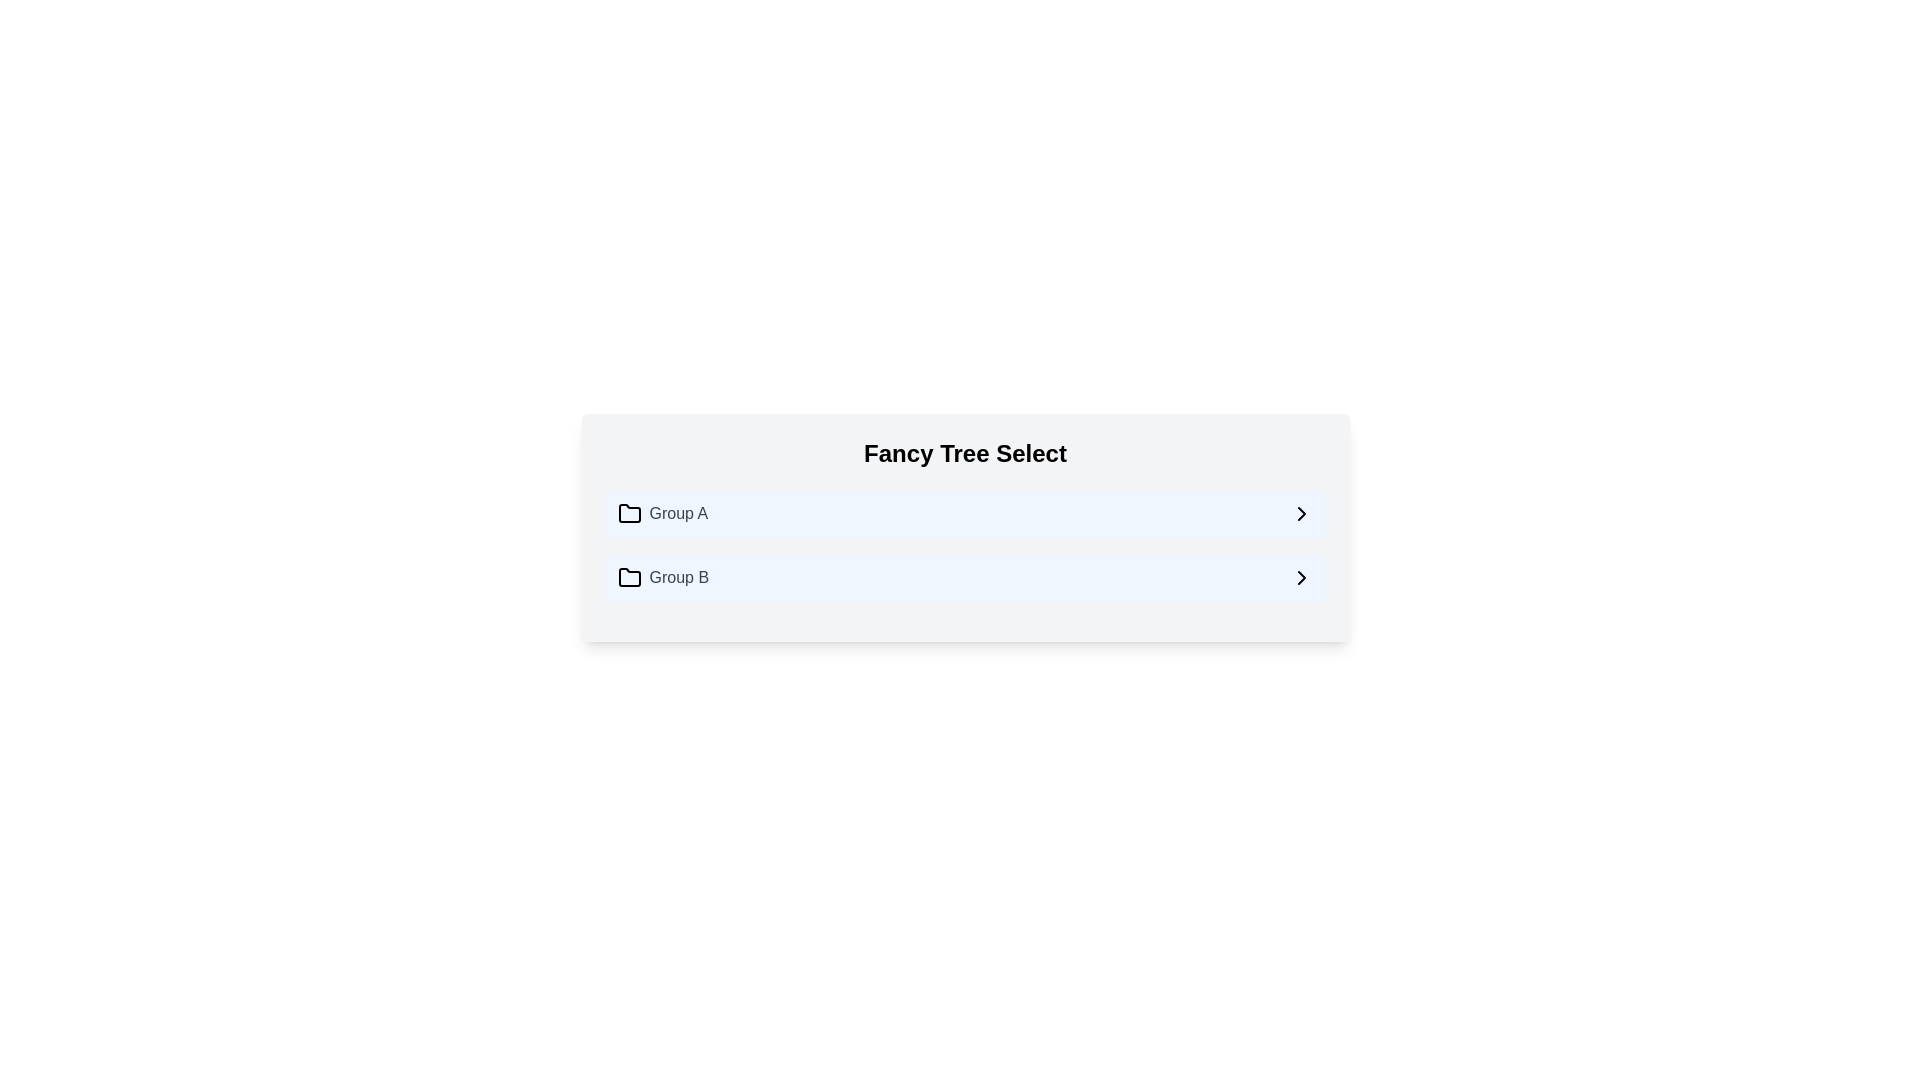 The width and height of the screenshot is (1920, 1080). What do you see at coordinates (662, 512) in the screenshot?
I see `the first list item labeled 'Group A' which has a folder icon on the left` at bounding box center [662, 512].